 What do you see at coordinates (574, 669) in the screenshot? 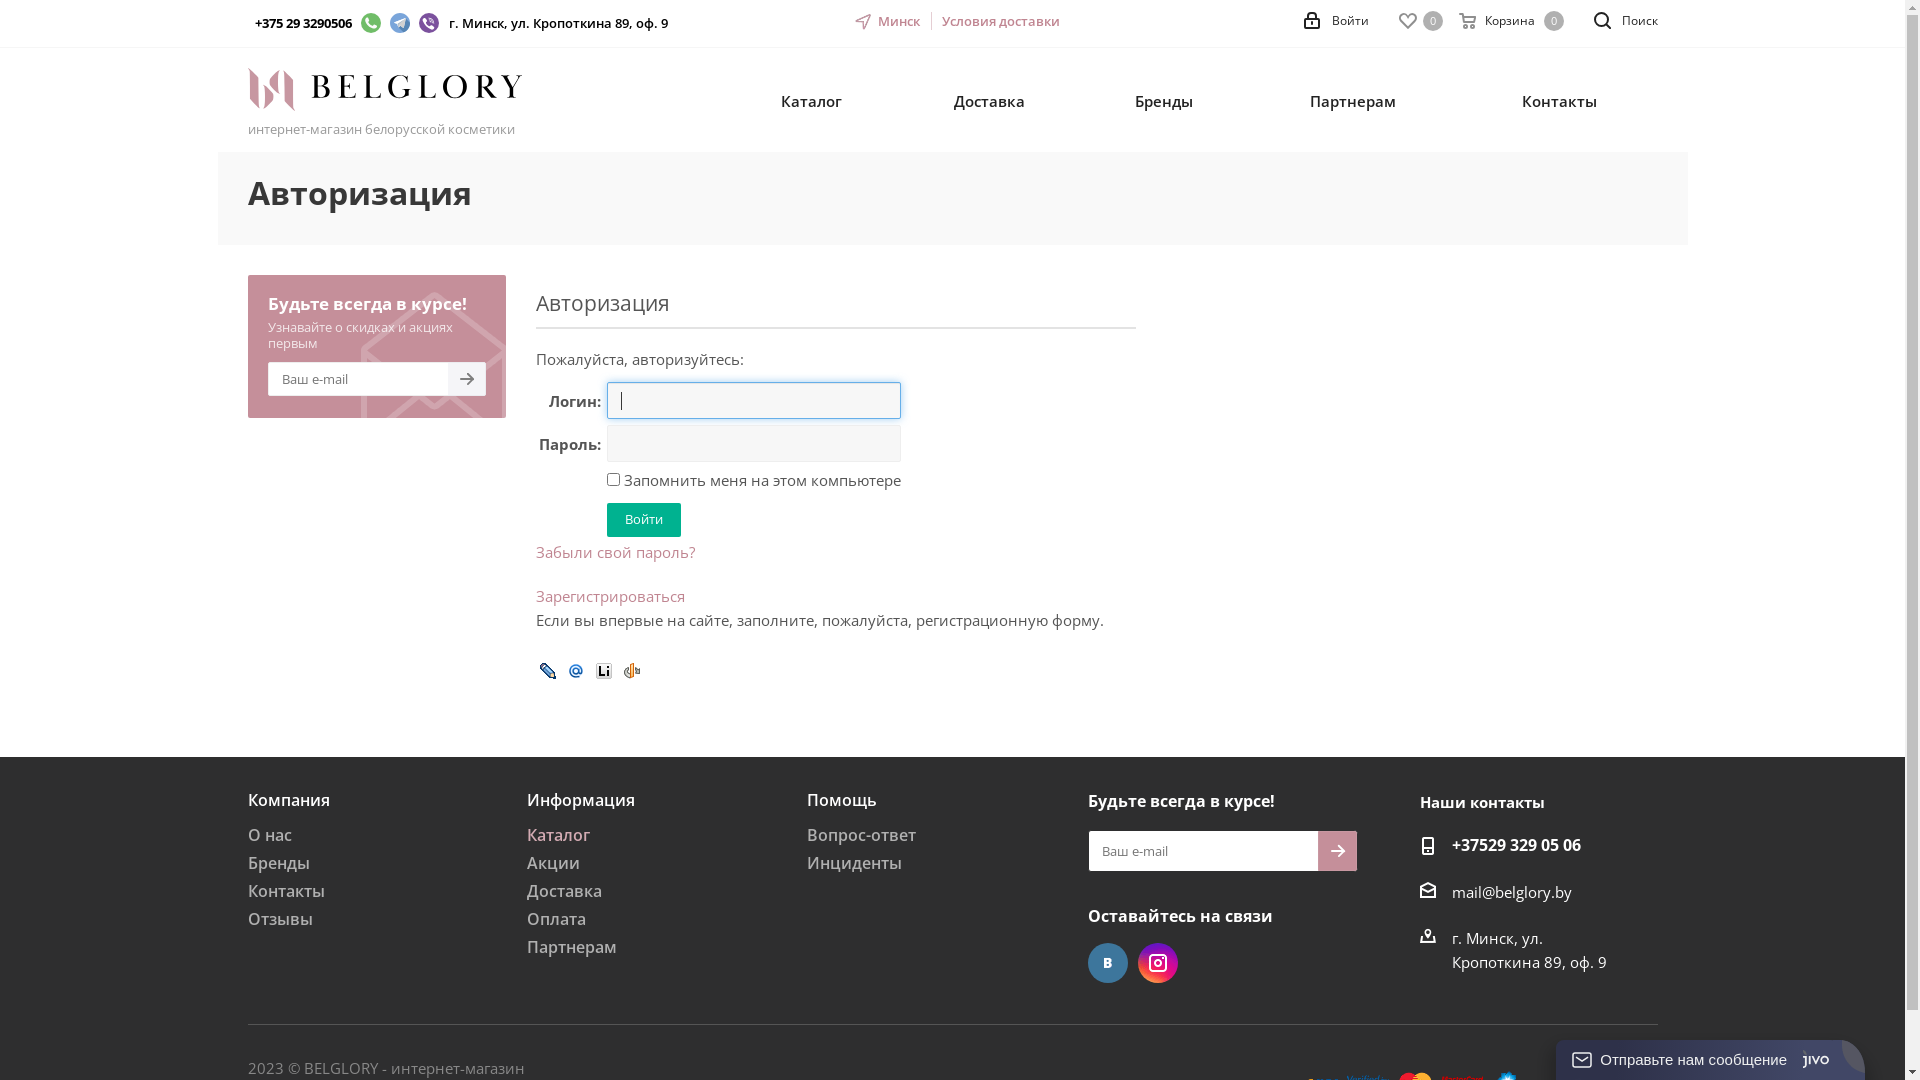
I see `'Mail.Ru'` at bounding box center [574, 669].